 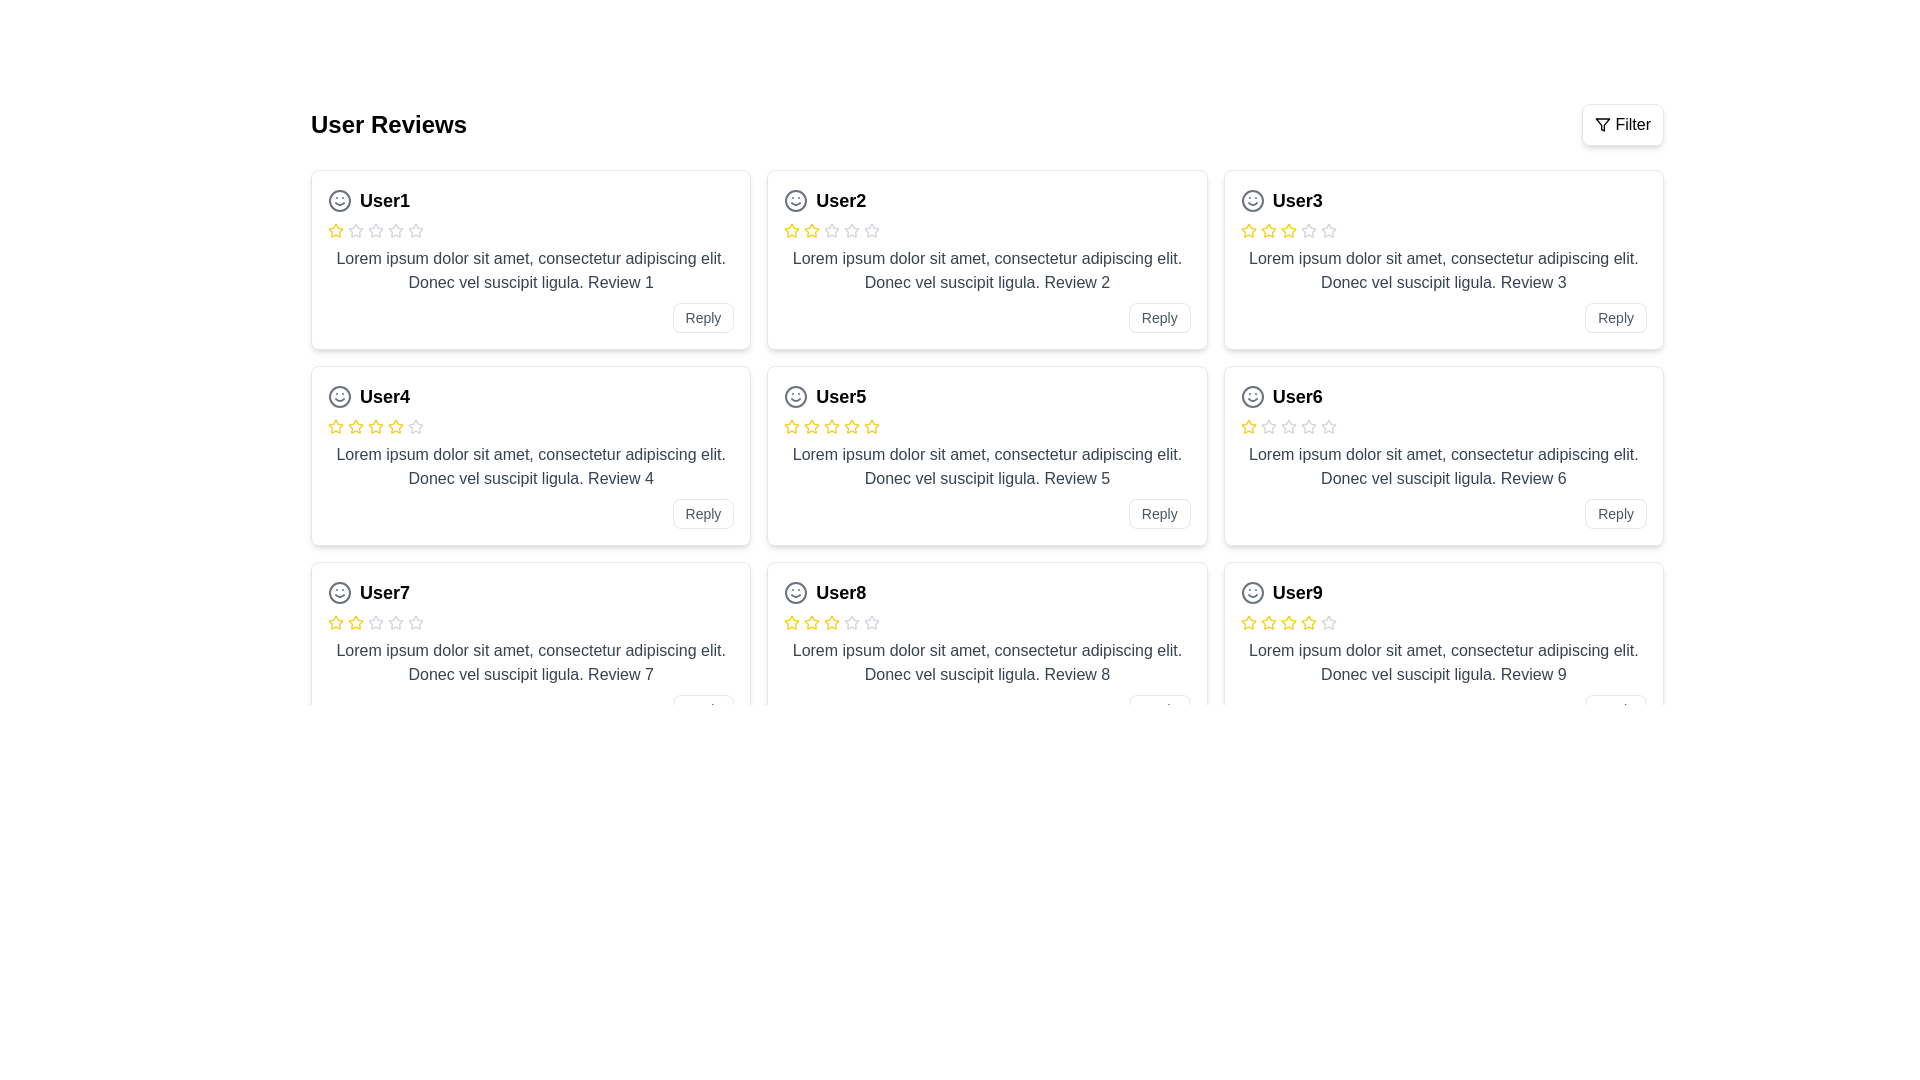 What do you see at coordinates (1267, 621) in the screenshot?
I see `the second visual rating star representing the user's second rating point for 'User9' in the five-star rating system, located in the bottom-right card of the grid layout` at bounding box center [1267, 621].